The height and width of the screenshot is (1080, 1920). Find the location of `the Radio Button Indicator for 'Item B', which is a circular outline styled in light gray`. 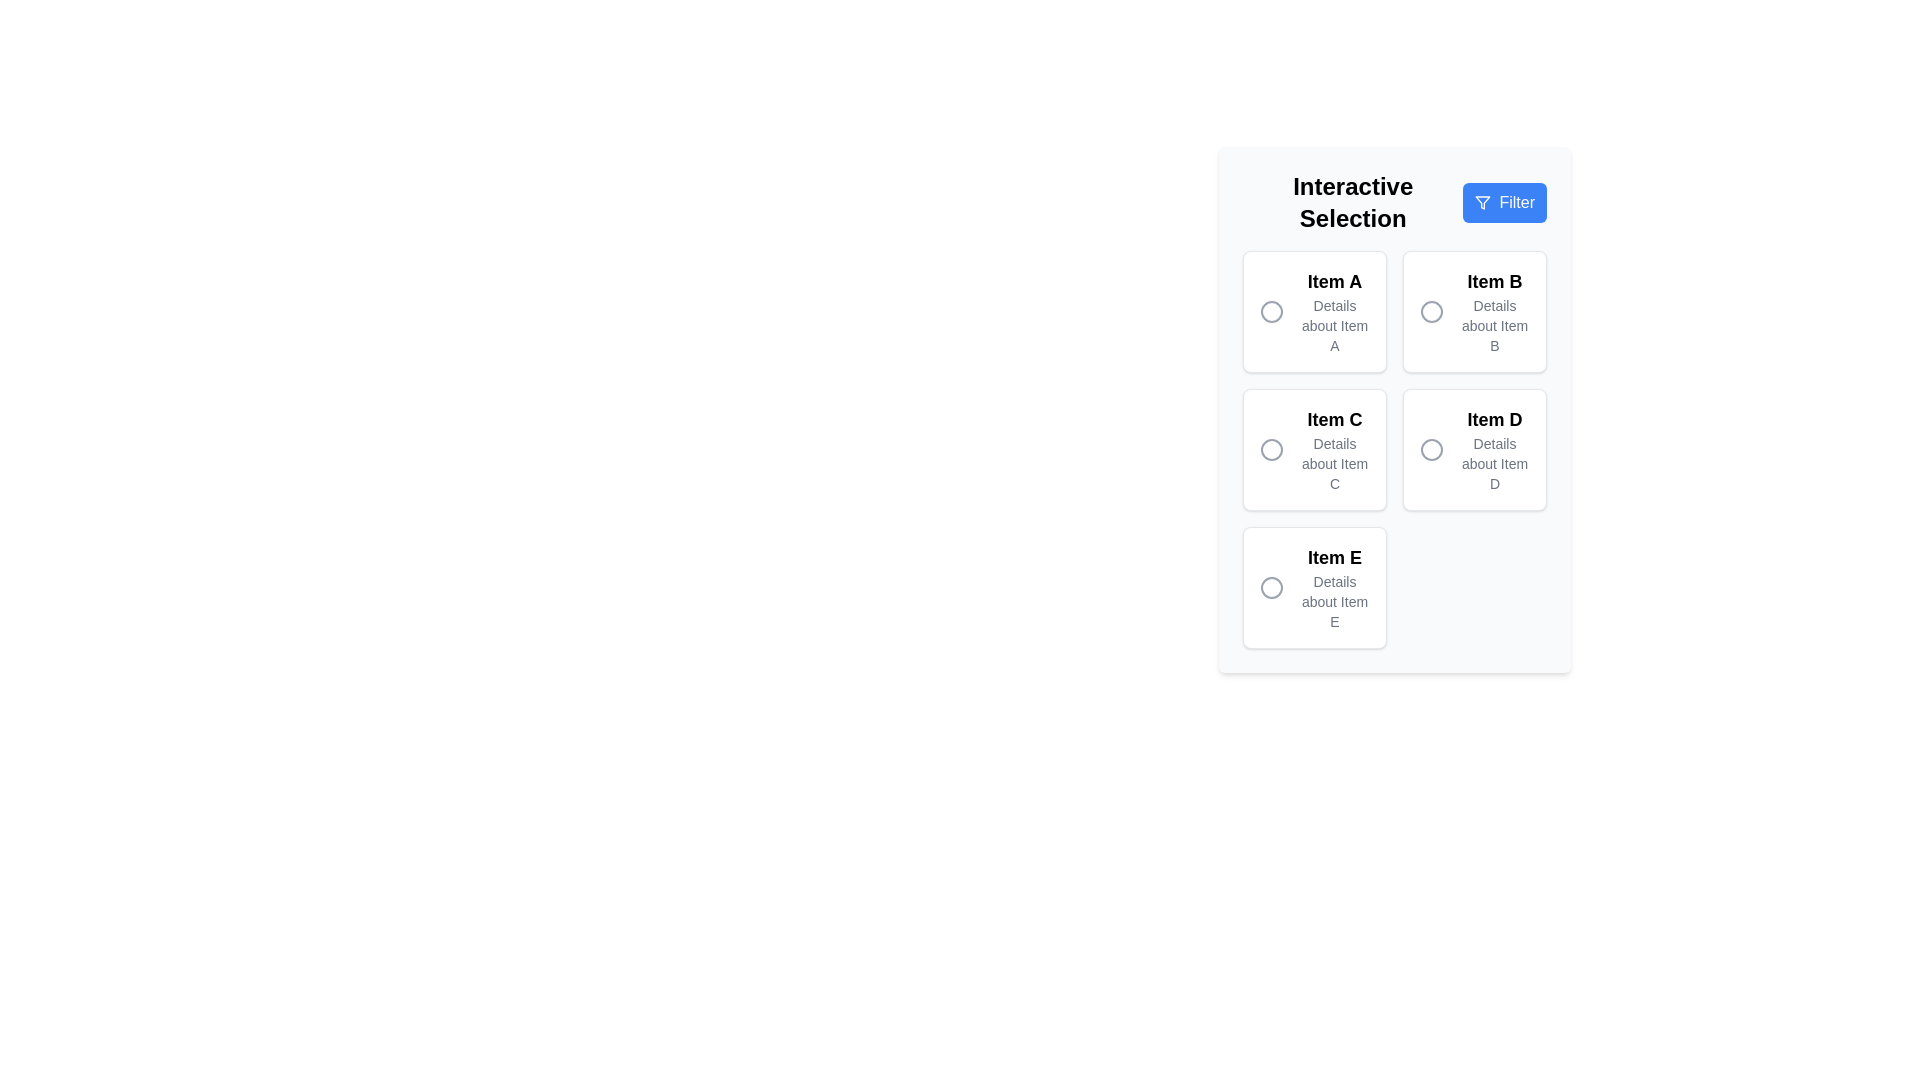

the Radio Button Indicator for 'Item B', which is a circular outline styled in light gray is located at coordinates (1430, 312).